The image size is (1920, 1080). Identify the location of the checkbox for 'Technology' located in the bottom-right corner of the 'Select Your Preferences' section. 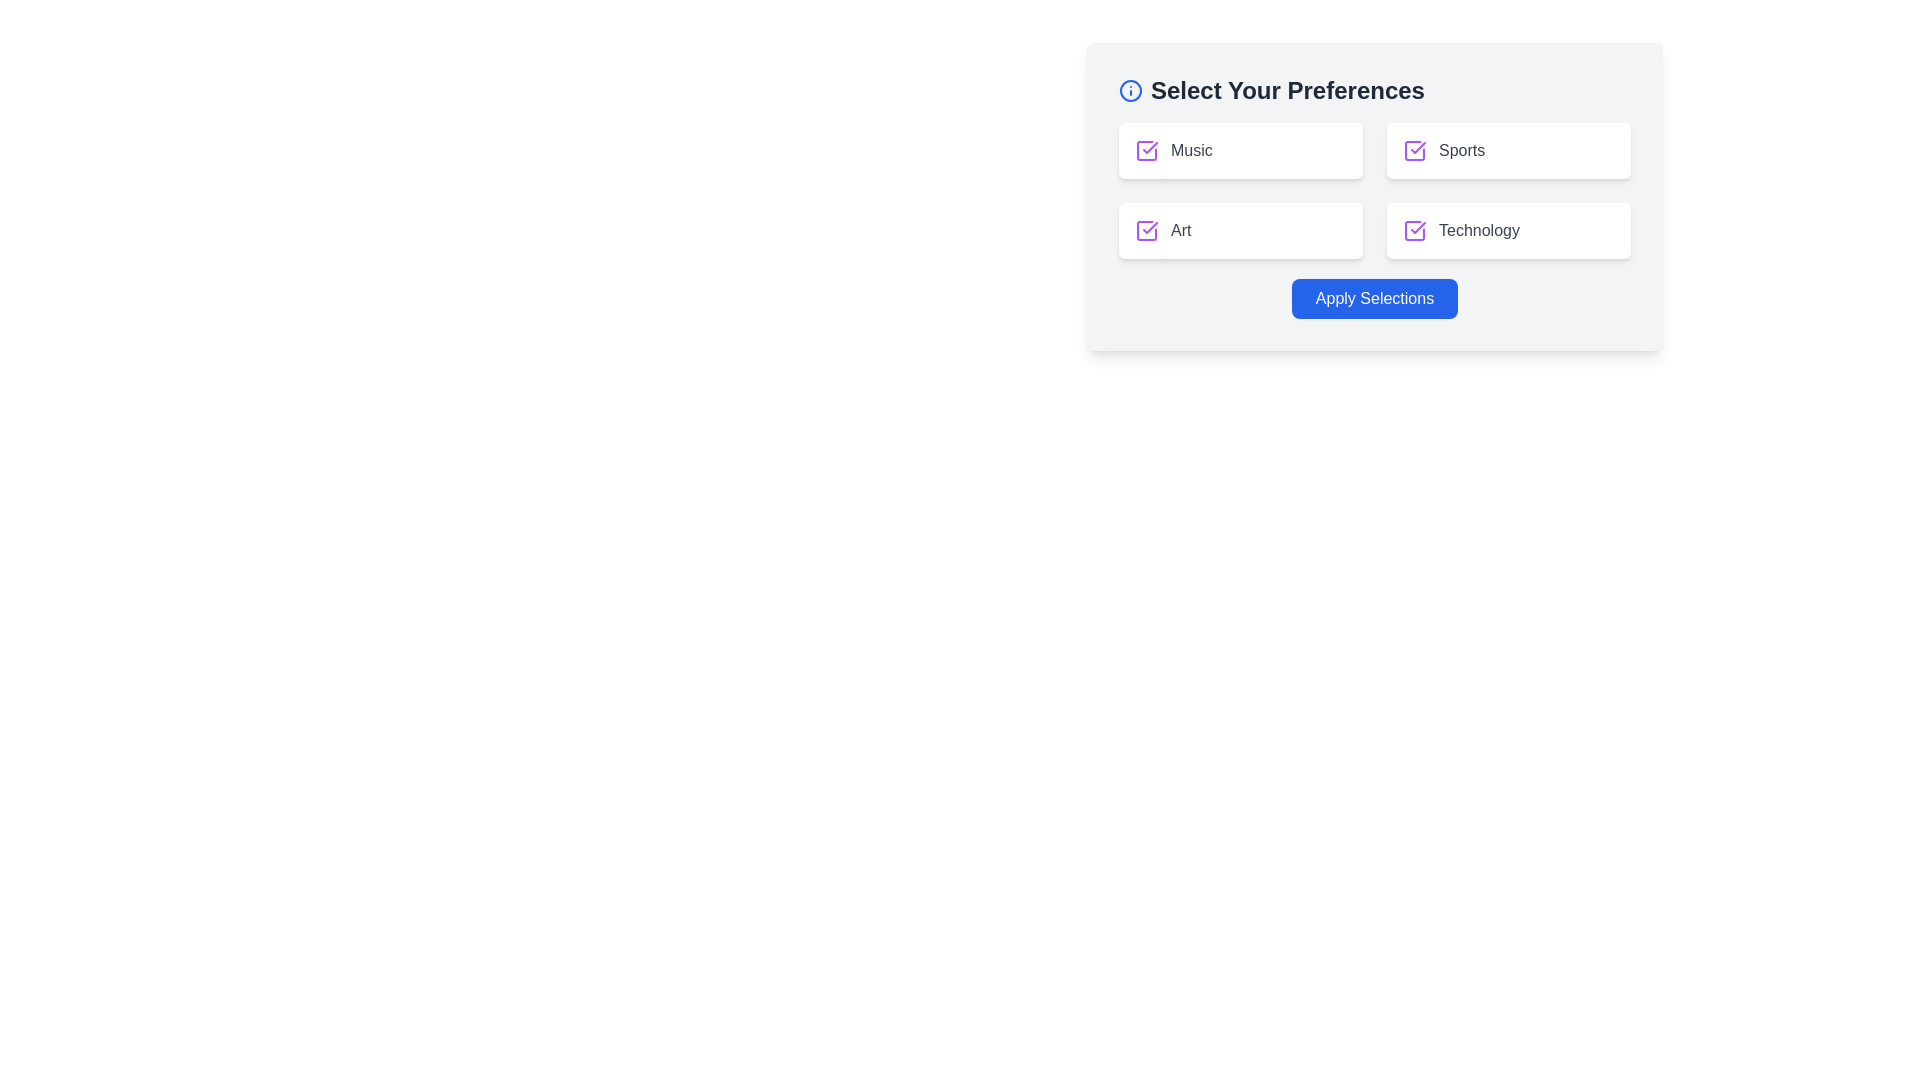
(1508, 230).